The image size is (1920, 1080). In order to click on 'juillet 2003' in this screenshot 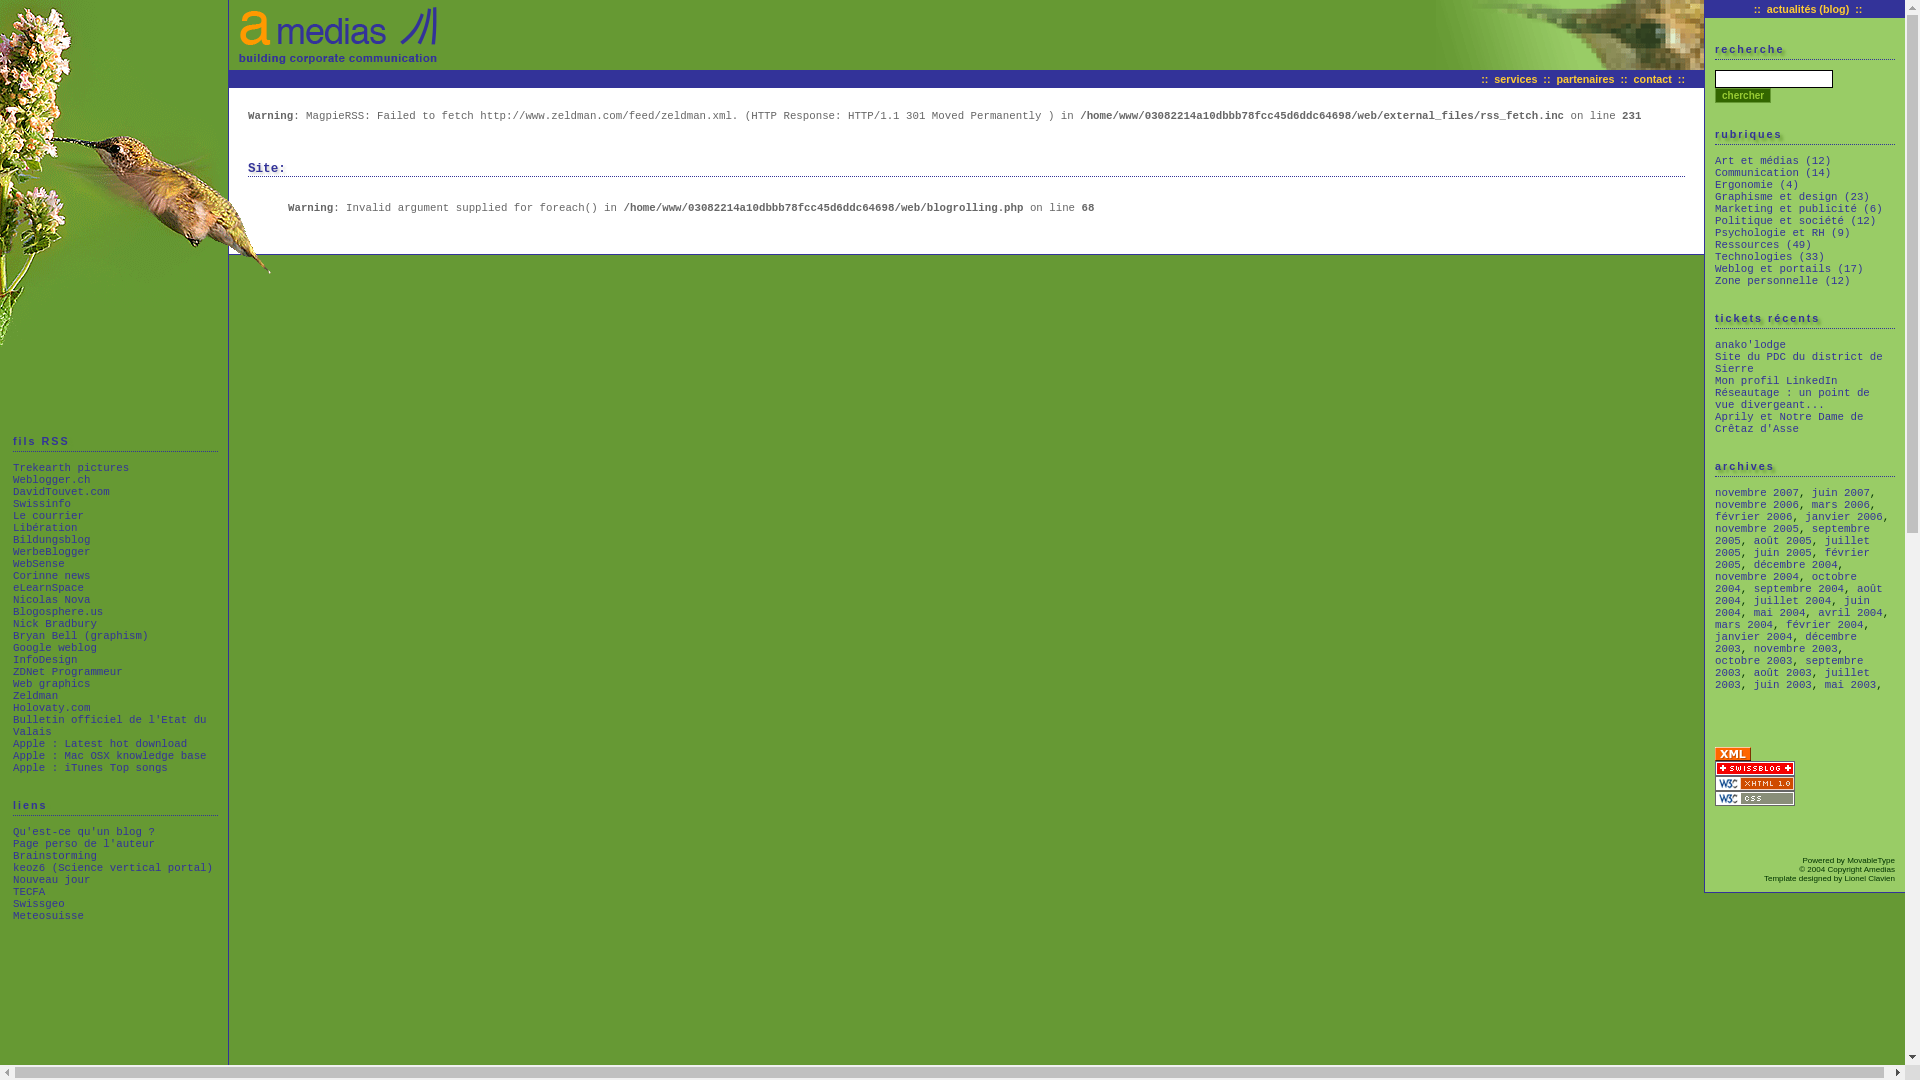, I will do `click(1792, 677)`.